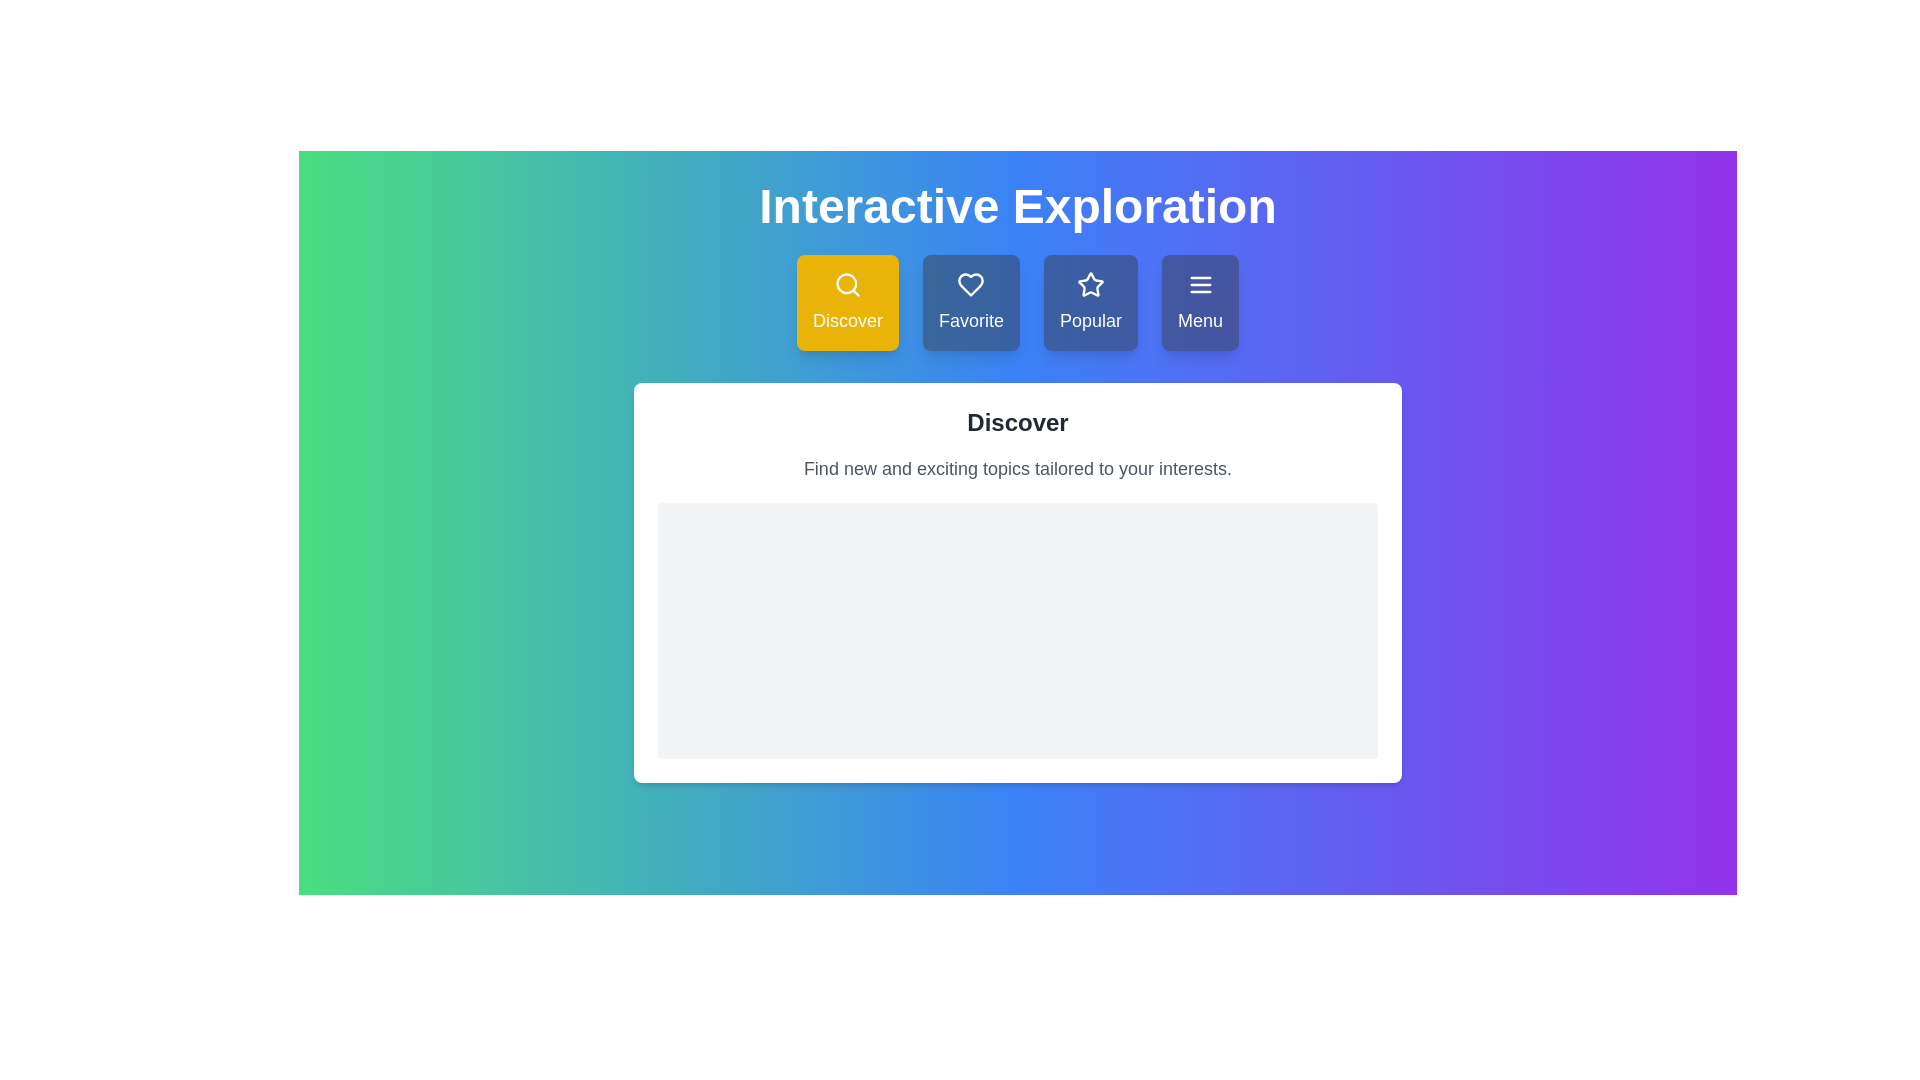  Describe the element at coordinates (847, 303) in the screenshot. I see `the 'Discover' button to observe its hover effect` at that location.